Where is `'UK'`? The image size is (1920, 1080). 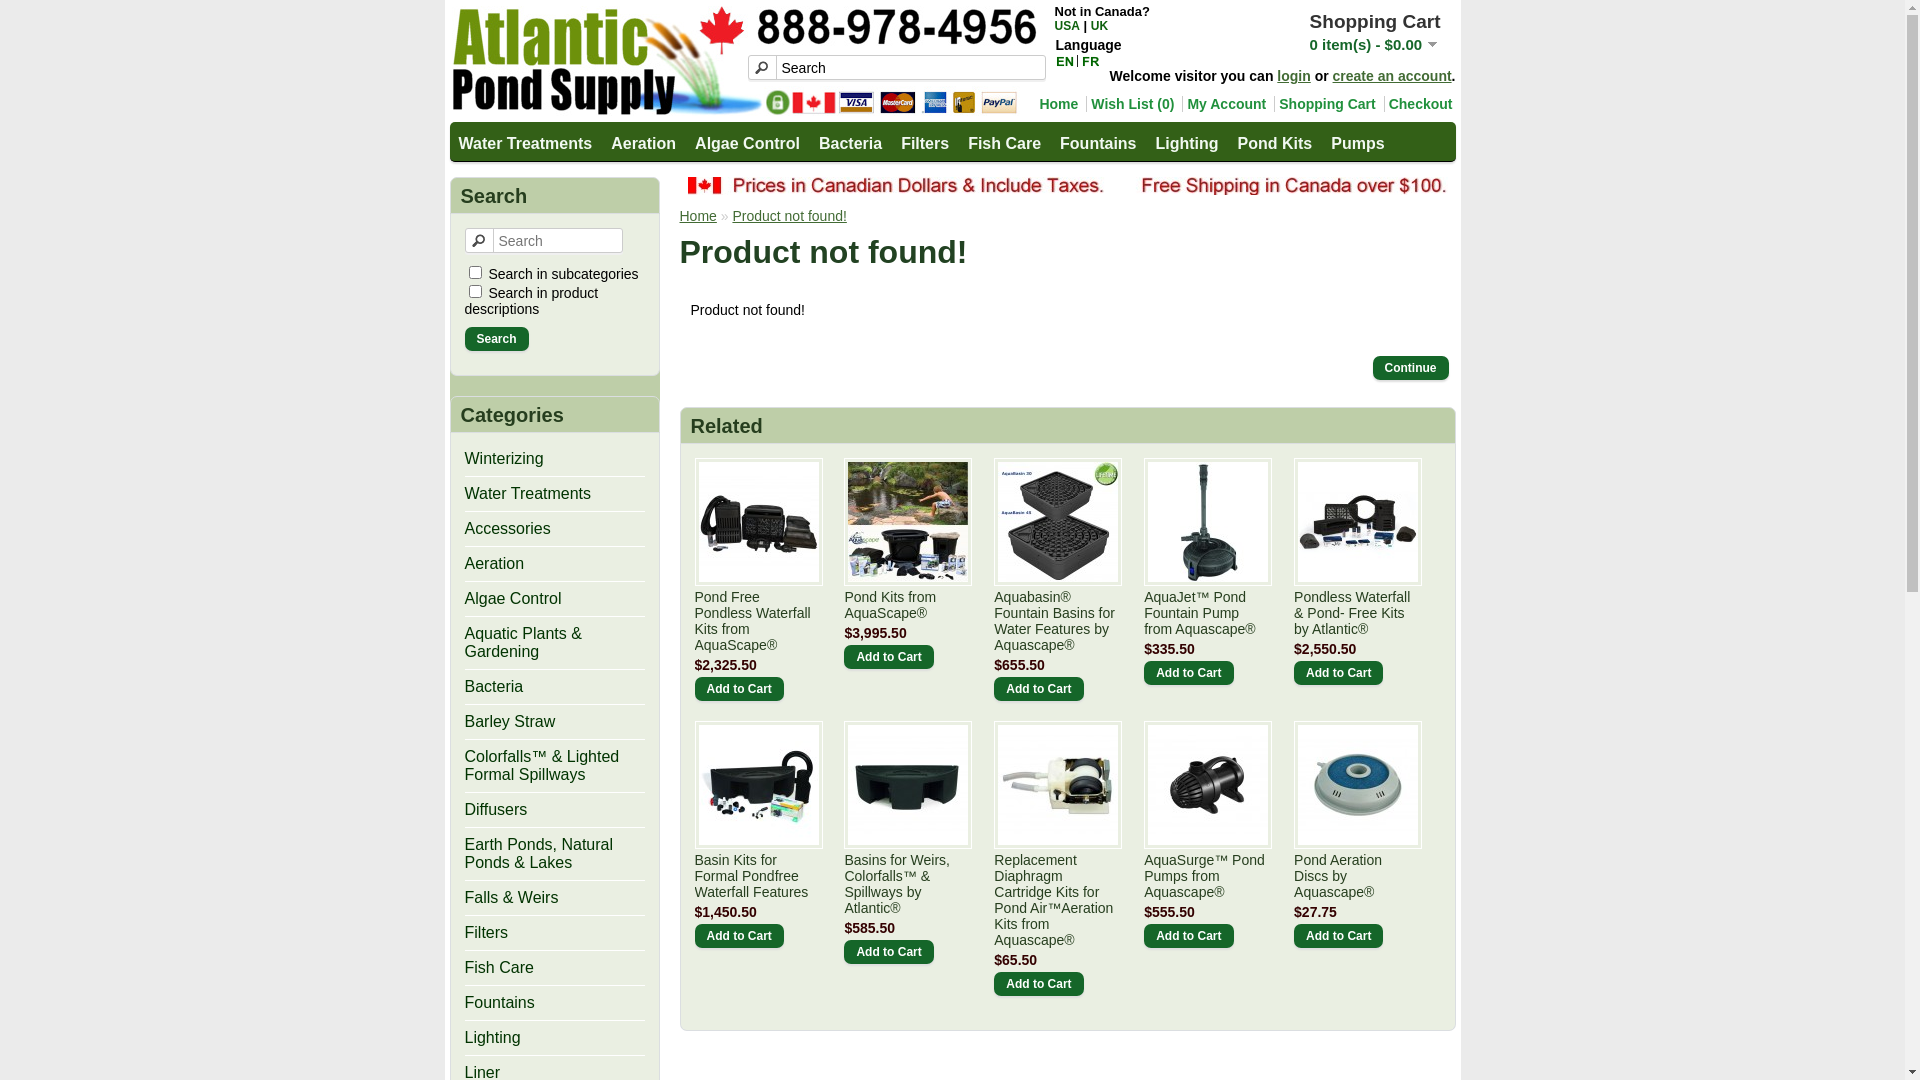
'UK' is located at coordinates (1098, 26).